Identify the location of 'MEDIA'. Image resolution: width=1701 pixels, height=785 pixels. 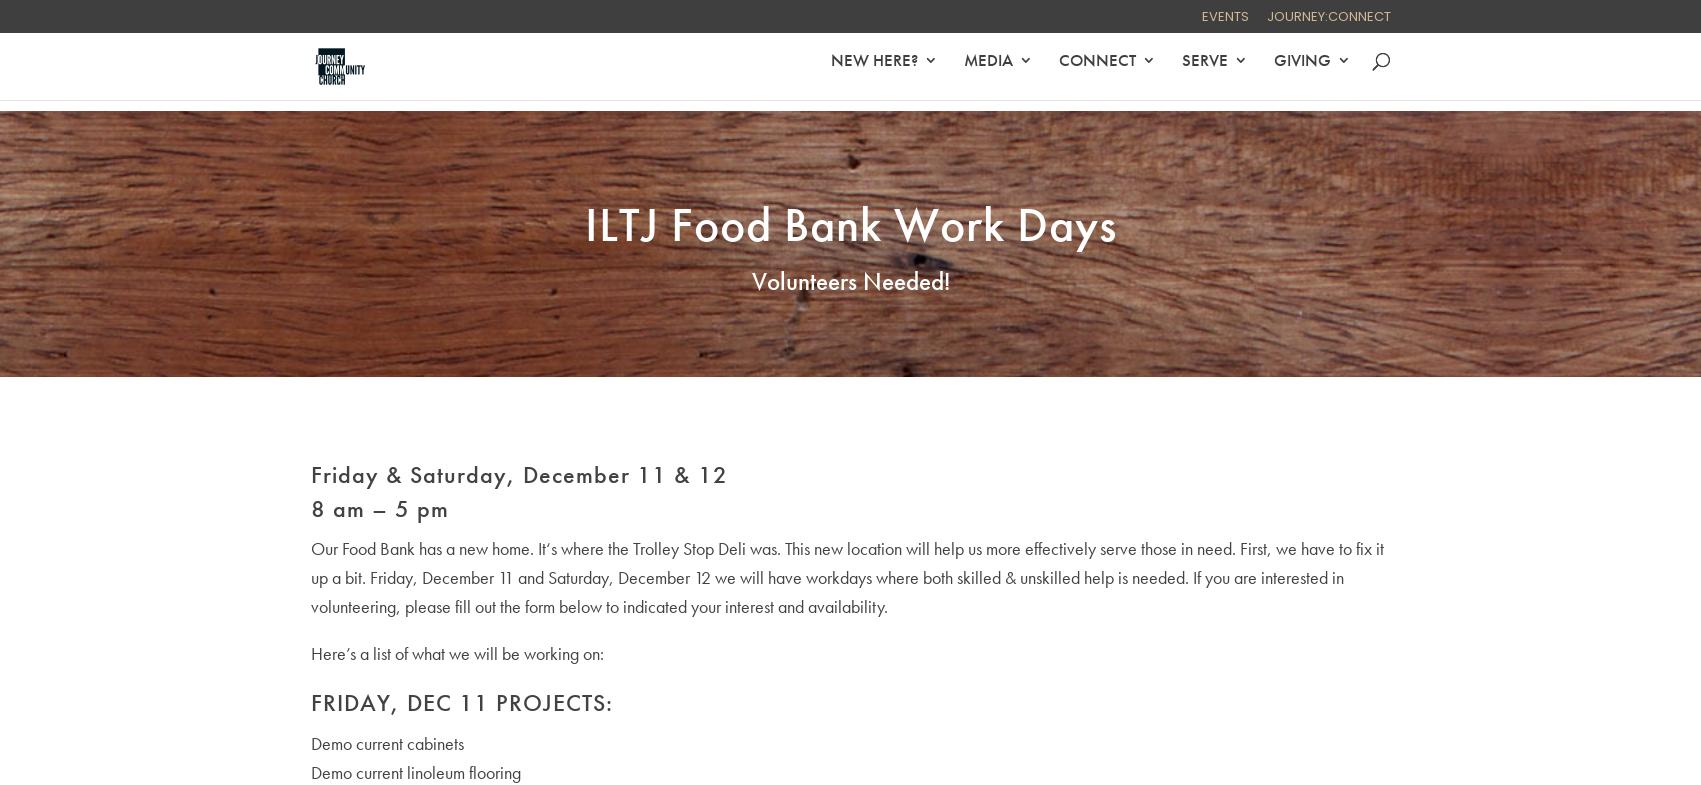
(987, 70).